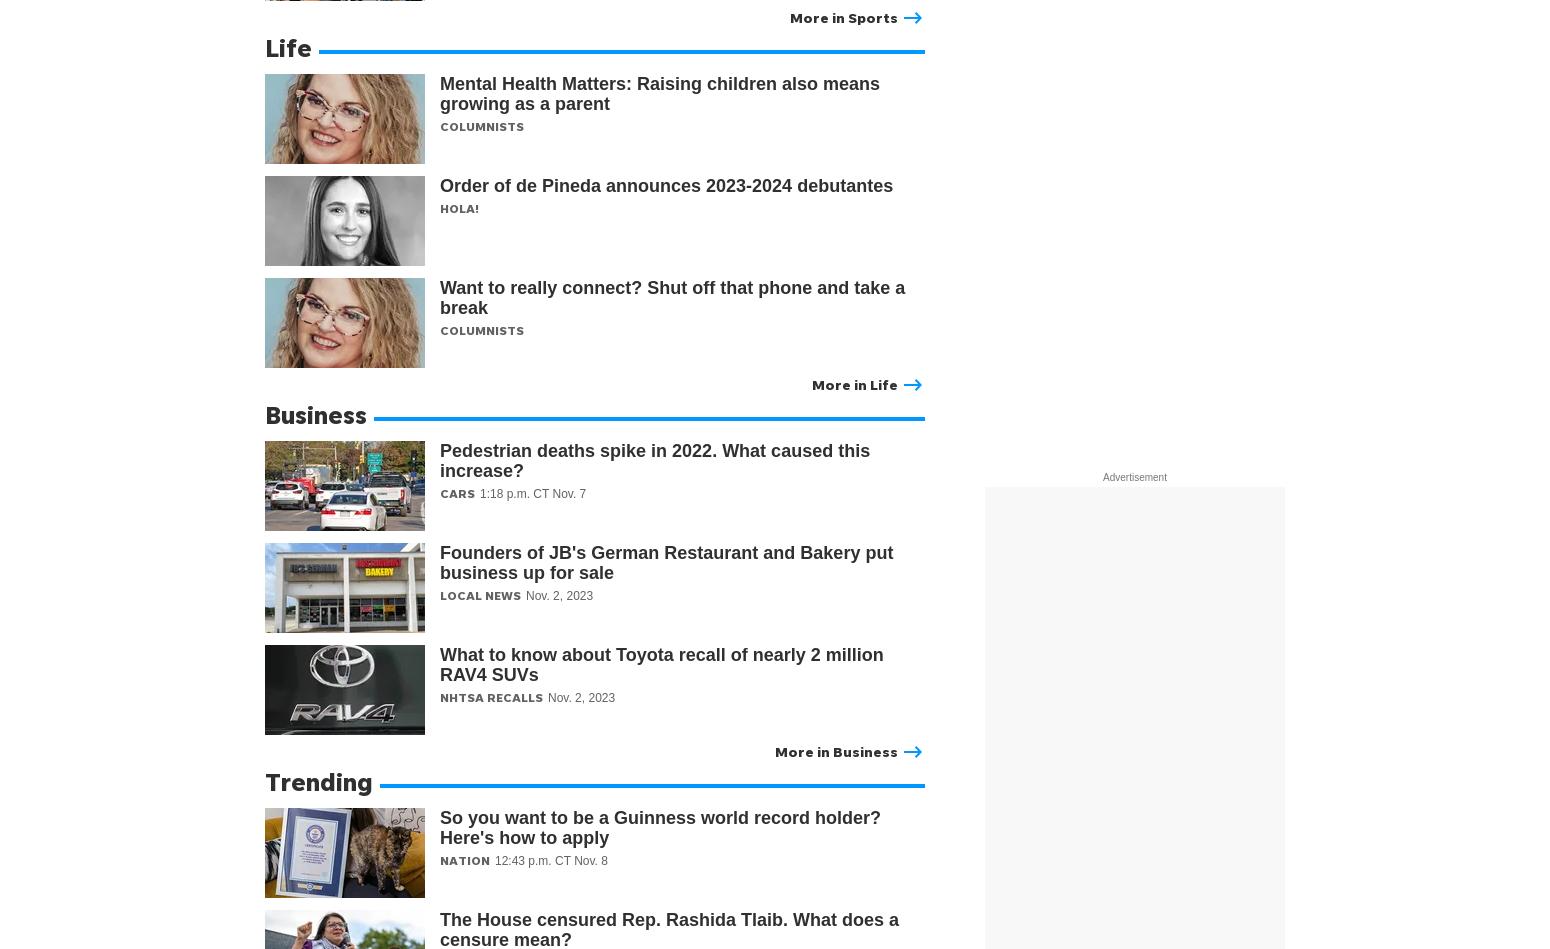  I want to click on 'More in Life', so click(811, 384).